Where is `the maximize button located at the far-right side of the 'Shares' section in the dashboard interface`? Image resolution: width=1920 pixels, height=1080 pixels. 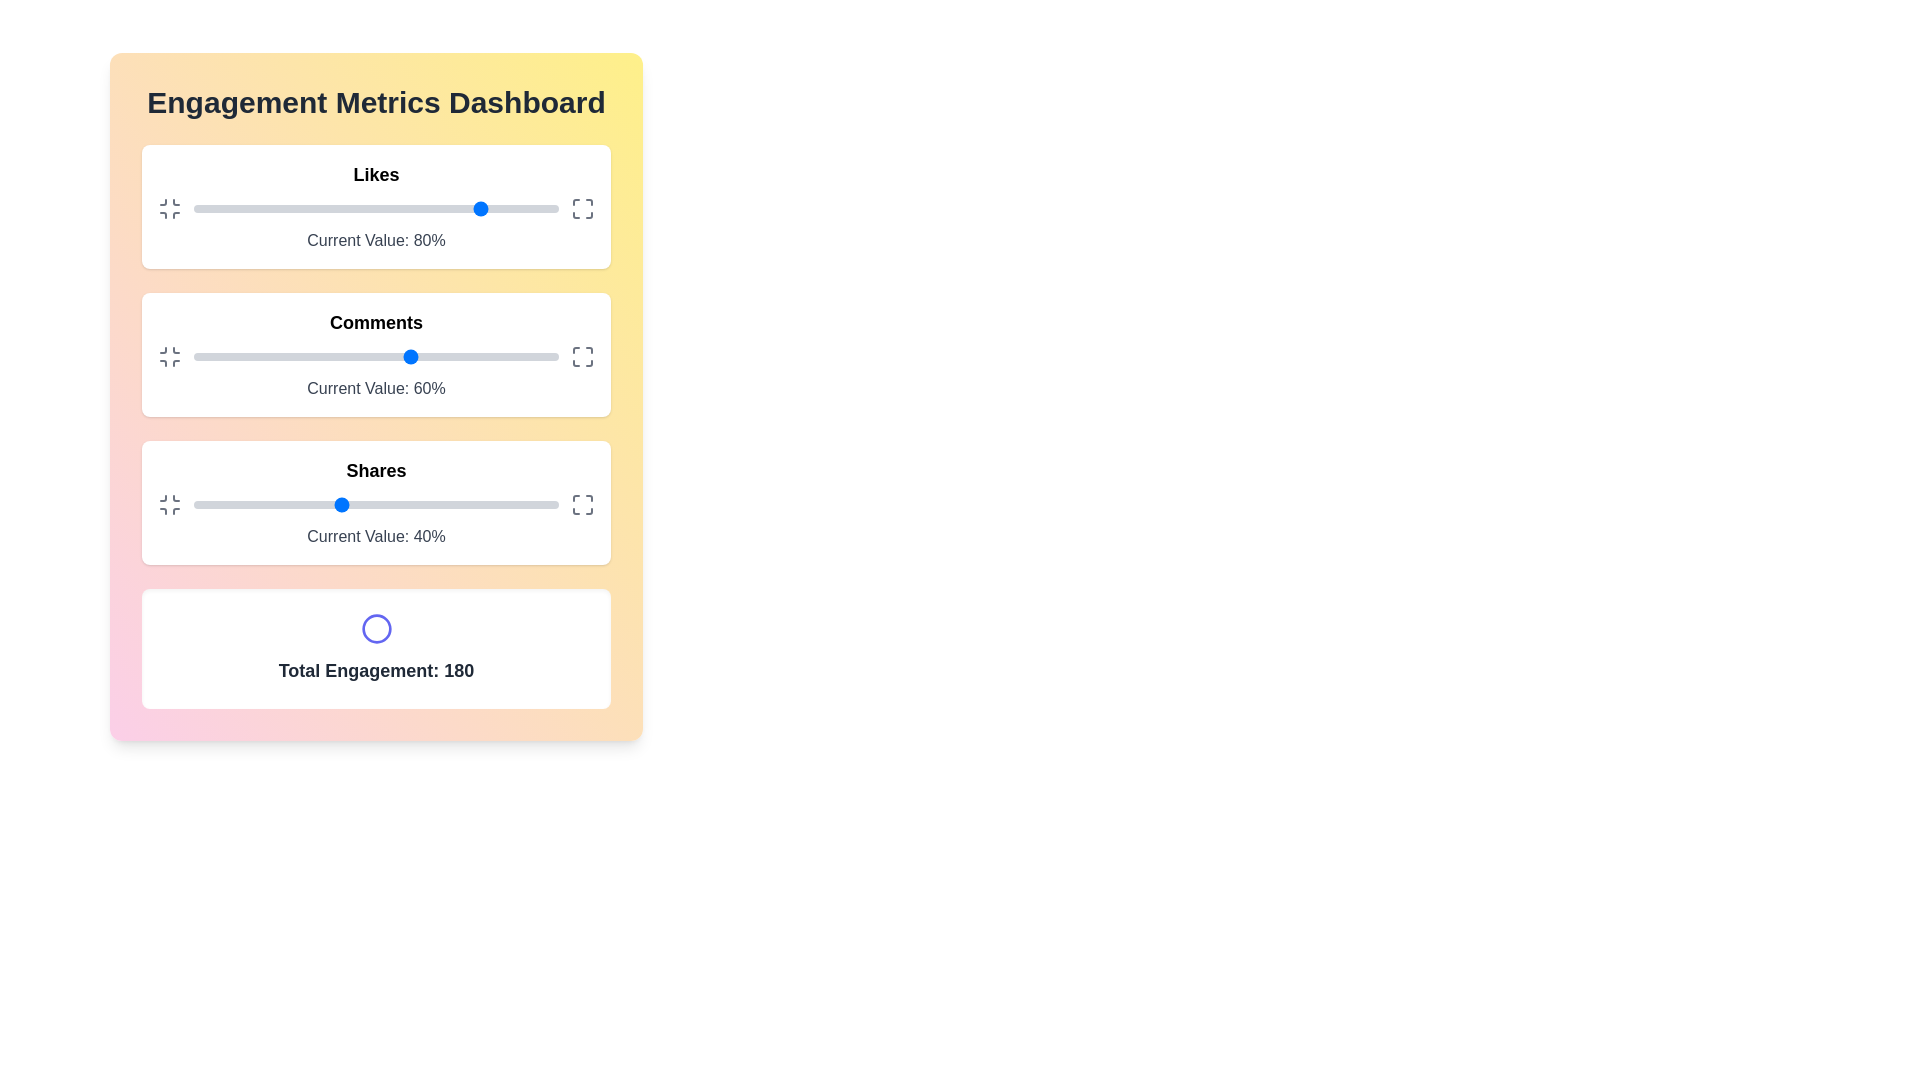
the maximize button located at the far-right side of the 'Shares' section in the dashboard interface is located at coordinates (581, 504).